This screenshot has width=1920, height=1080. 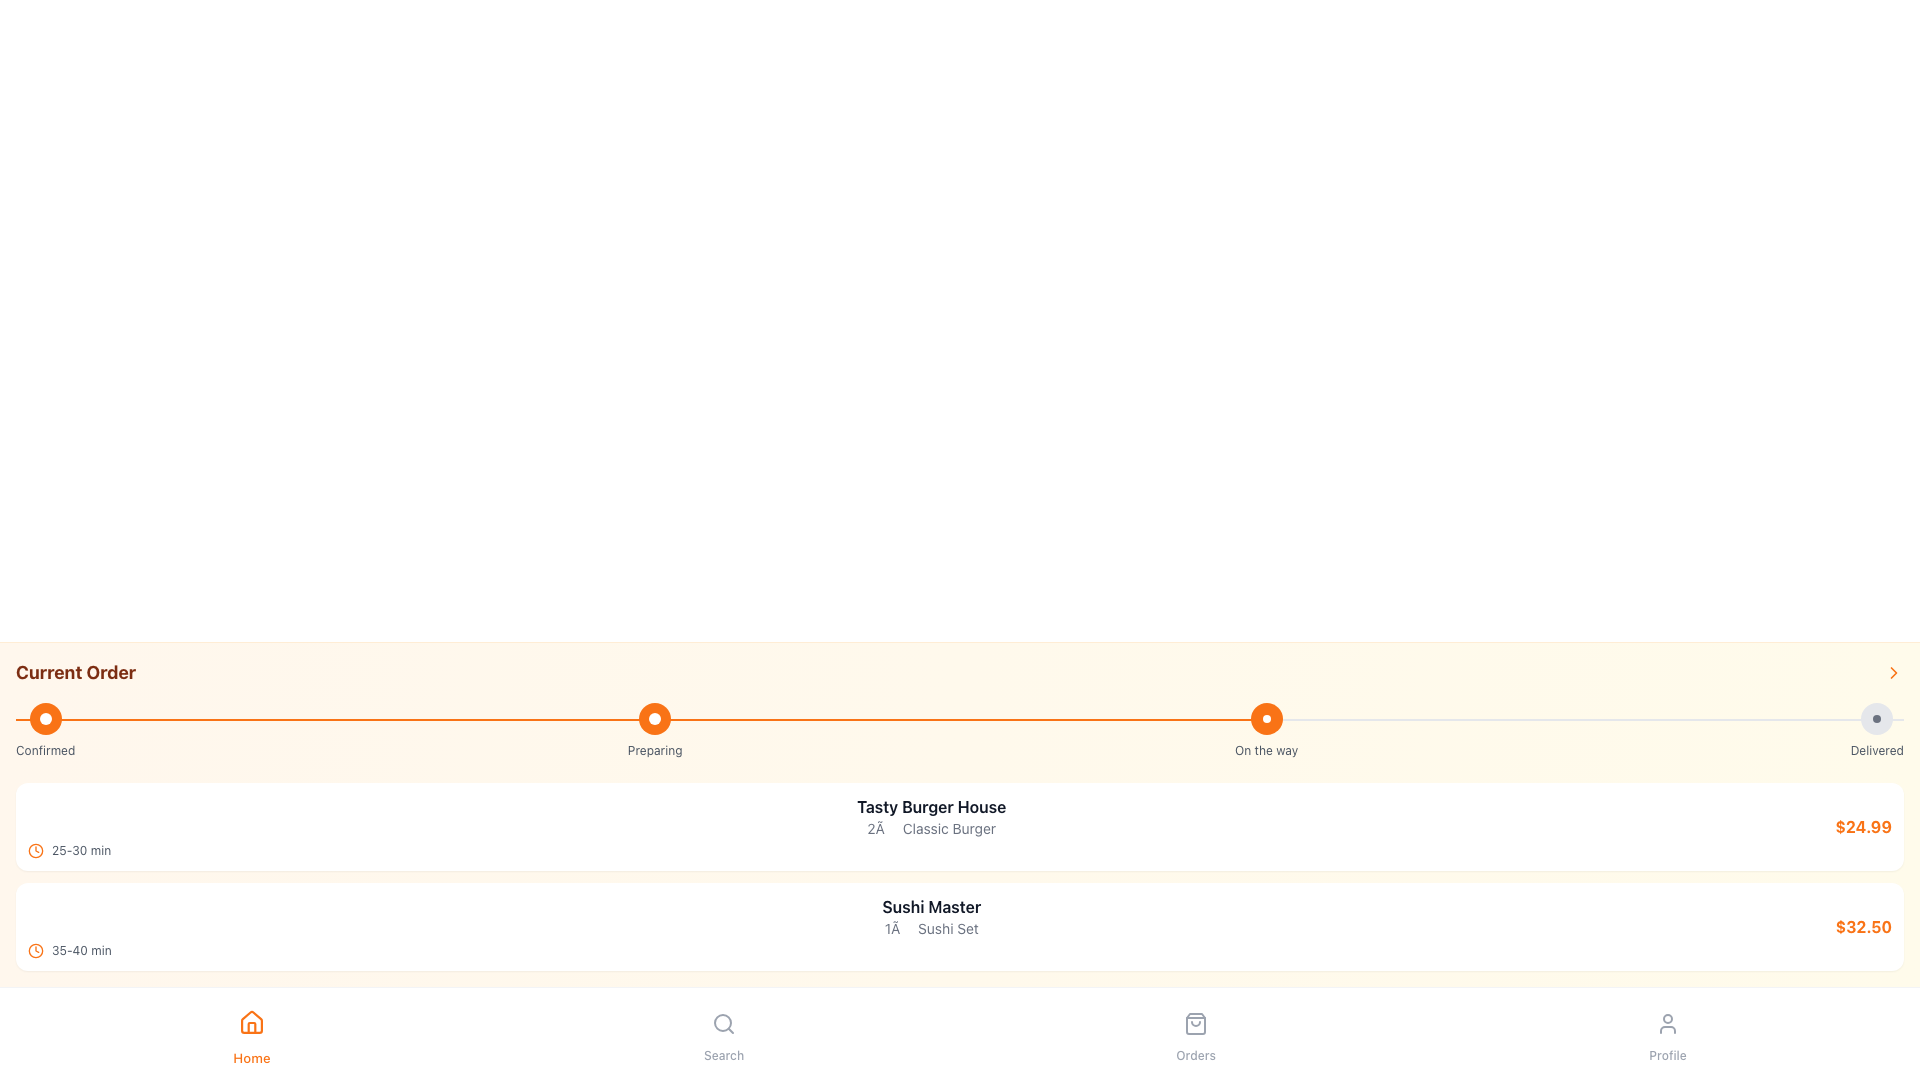 What do you see at coordinates (1668, 1055) in the screenshot?
I see `text label that indicates the navigation button for the user's profile section, located beneath the user silhouette icon in the bottom navigation bar` at bounding box center [1668, 1055].